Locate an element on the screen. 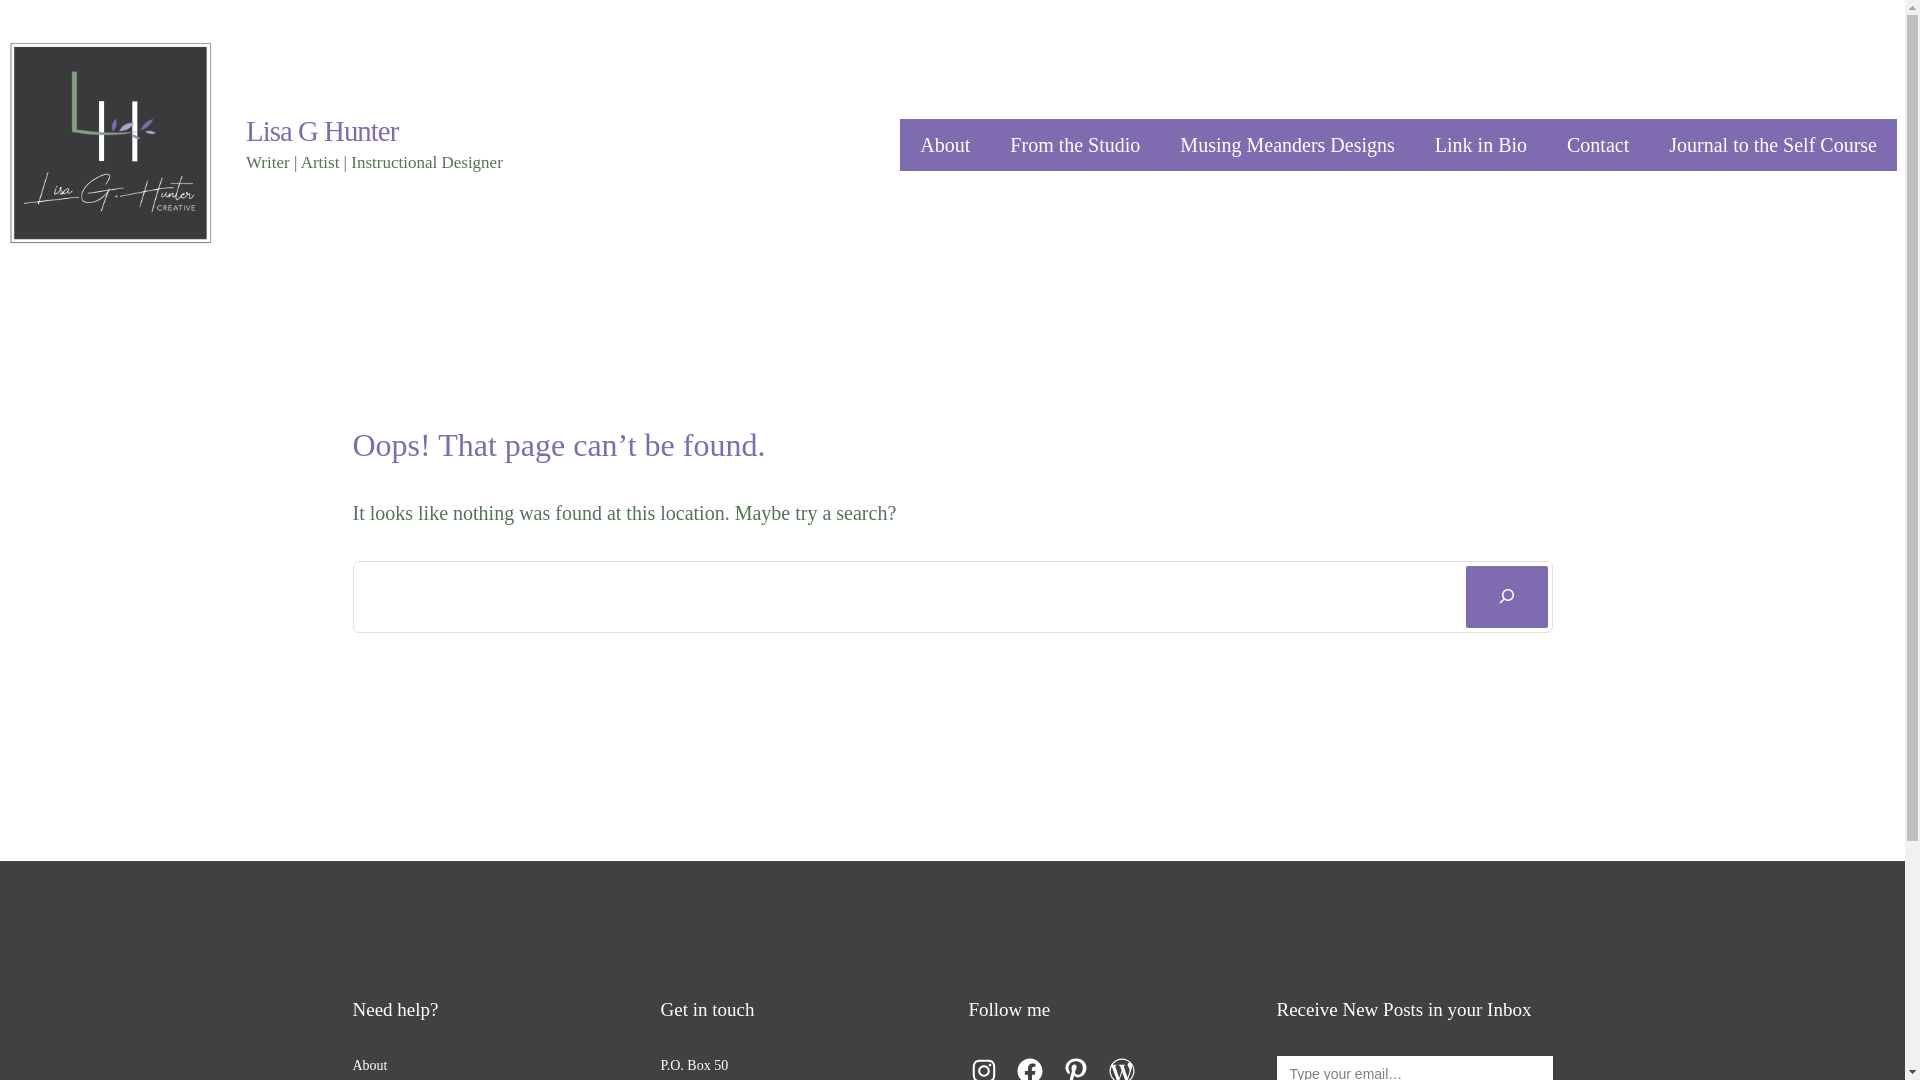  'From the Studio' is located at coordinates (1074, 144).